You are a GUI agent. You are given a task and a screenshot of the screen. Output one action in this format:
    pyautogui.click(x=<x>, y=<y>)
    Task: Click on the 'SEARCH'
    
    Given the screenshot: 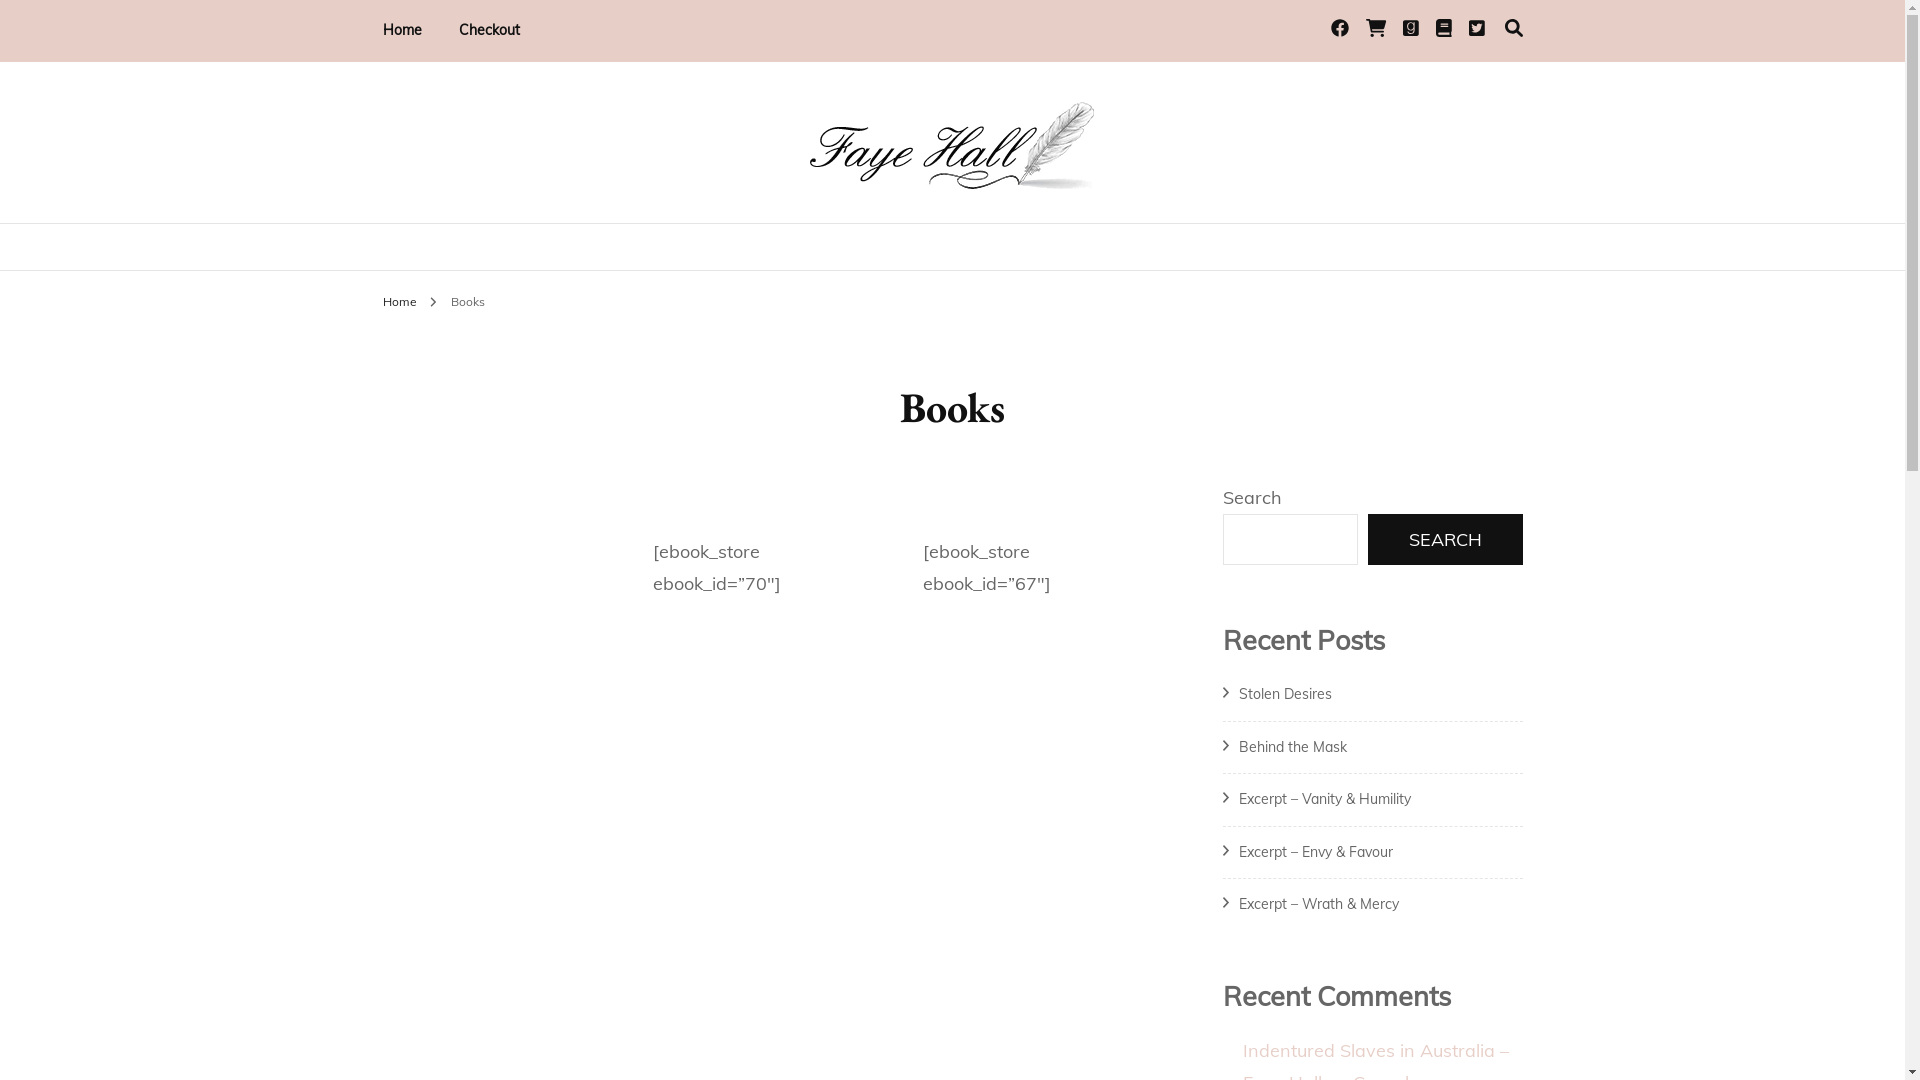 What is the action you would take?
    pyautogui.click(x=1445, y=540)
    